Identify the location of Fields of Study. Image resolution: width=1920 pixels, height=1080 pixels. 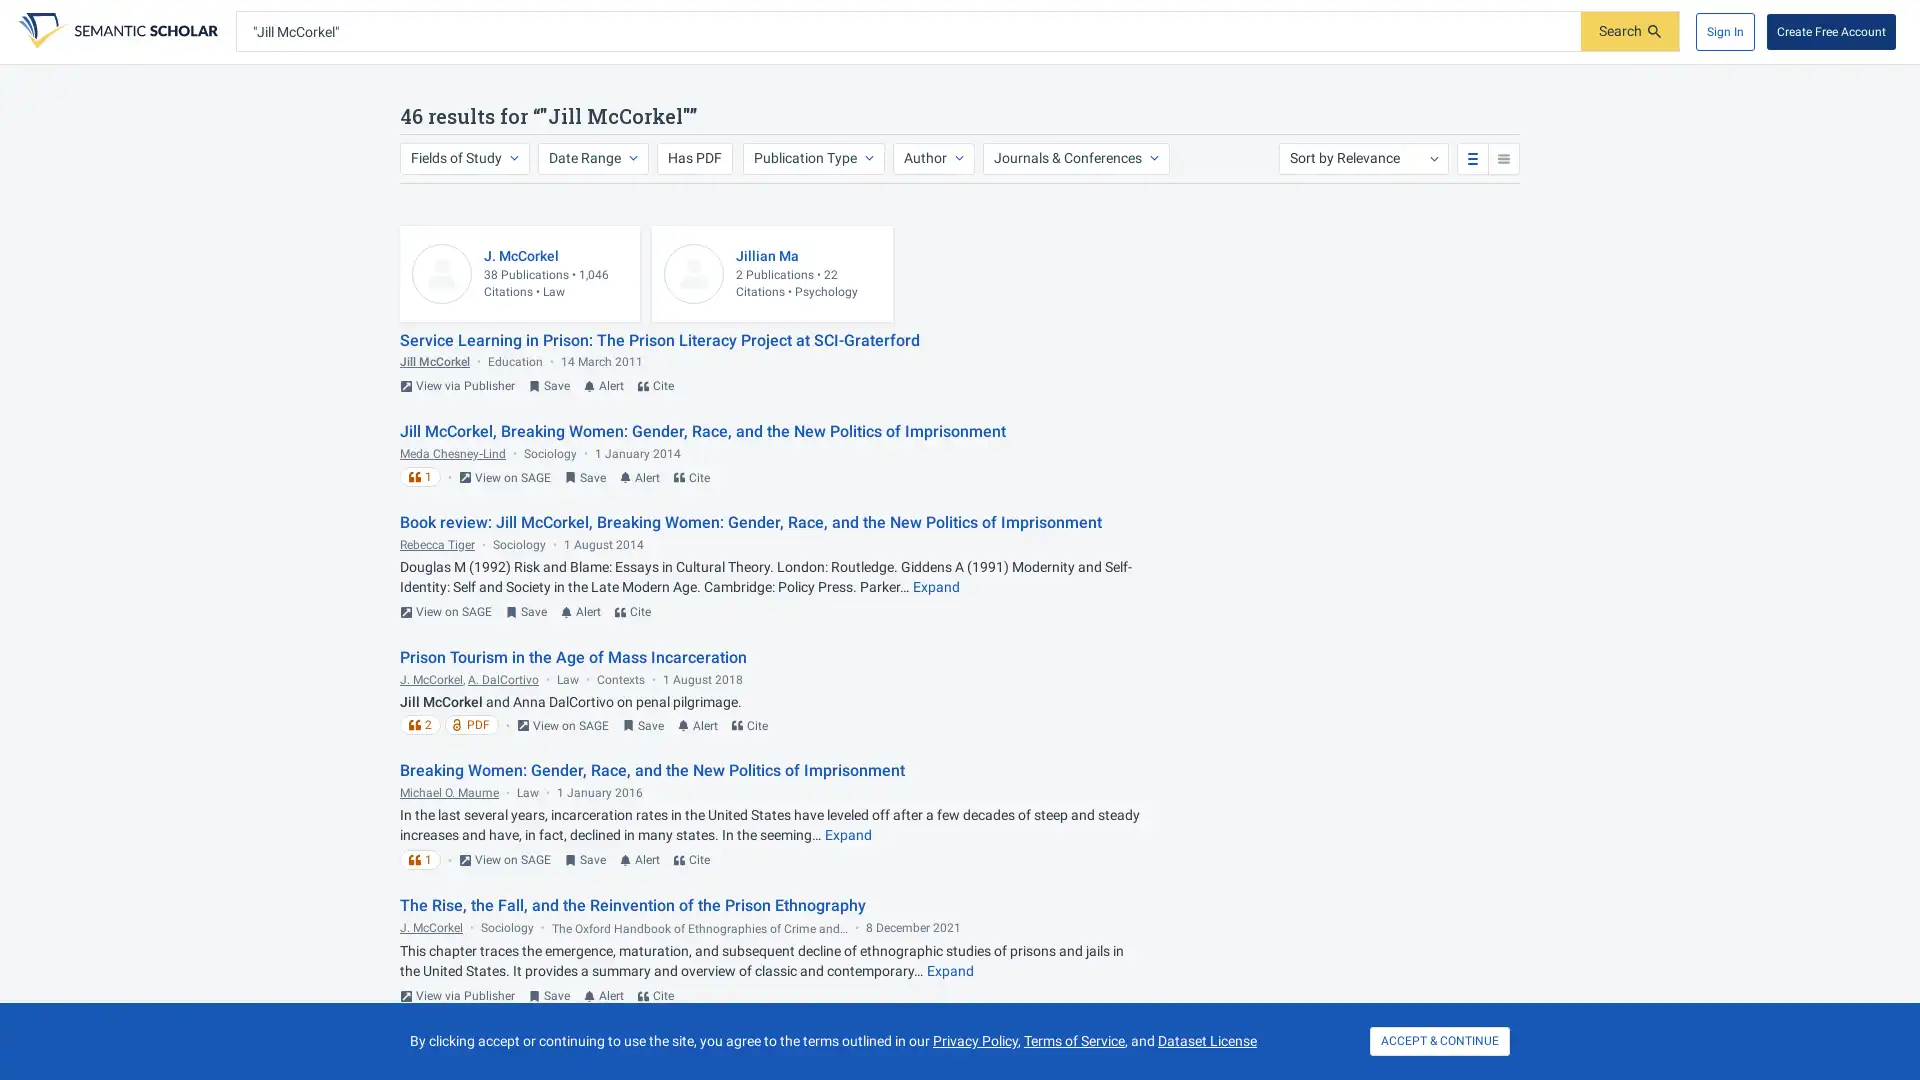
(463, 157).